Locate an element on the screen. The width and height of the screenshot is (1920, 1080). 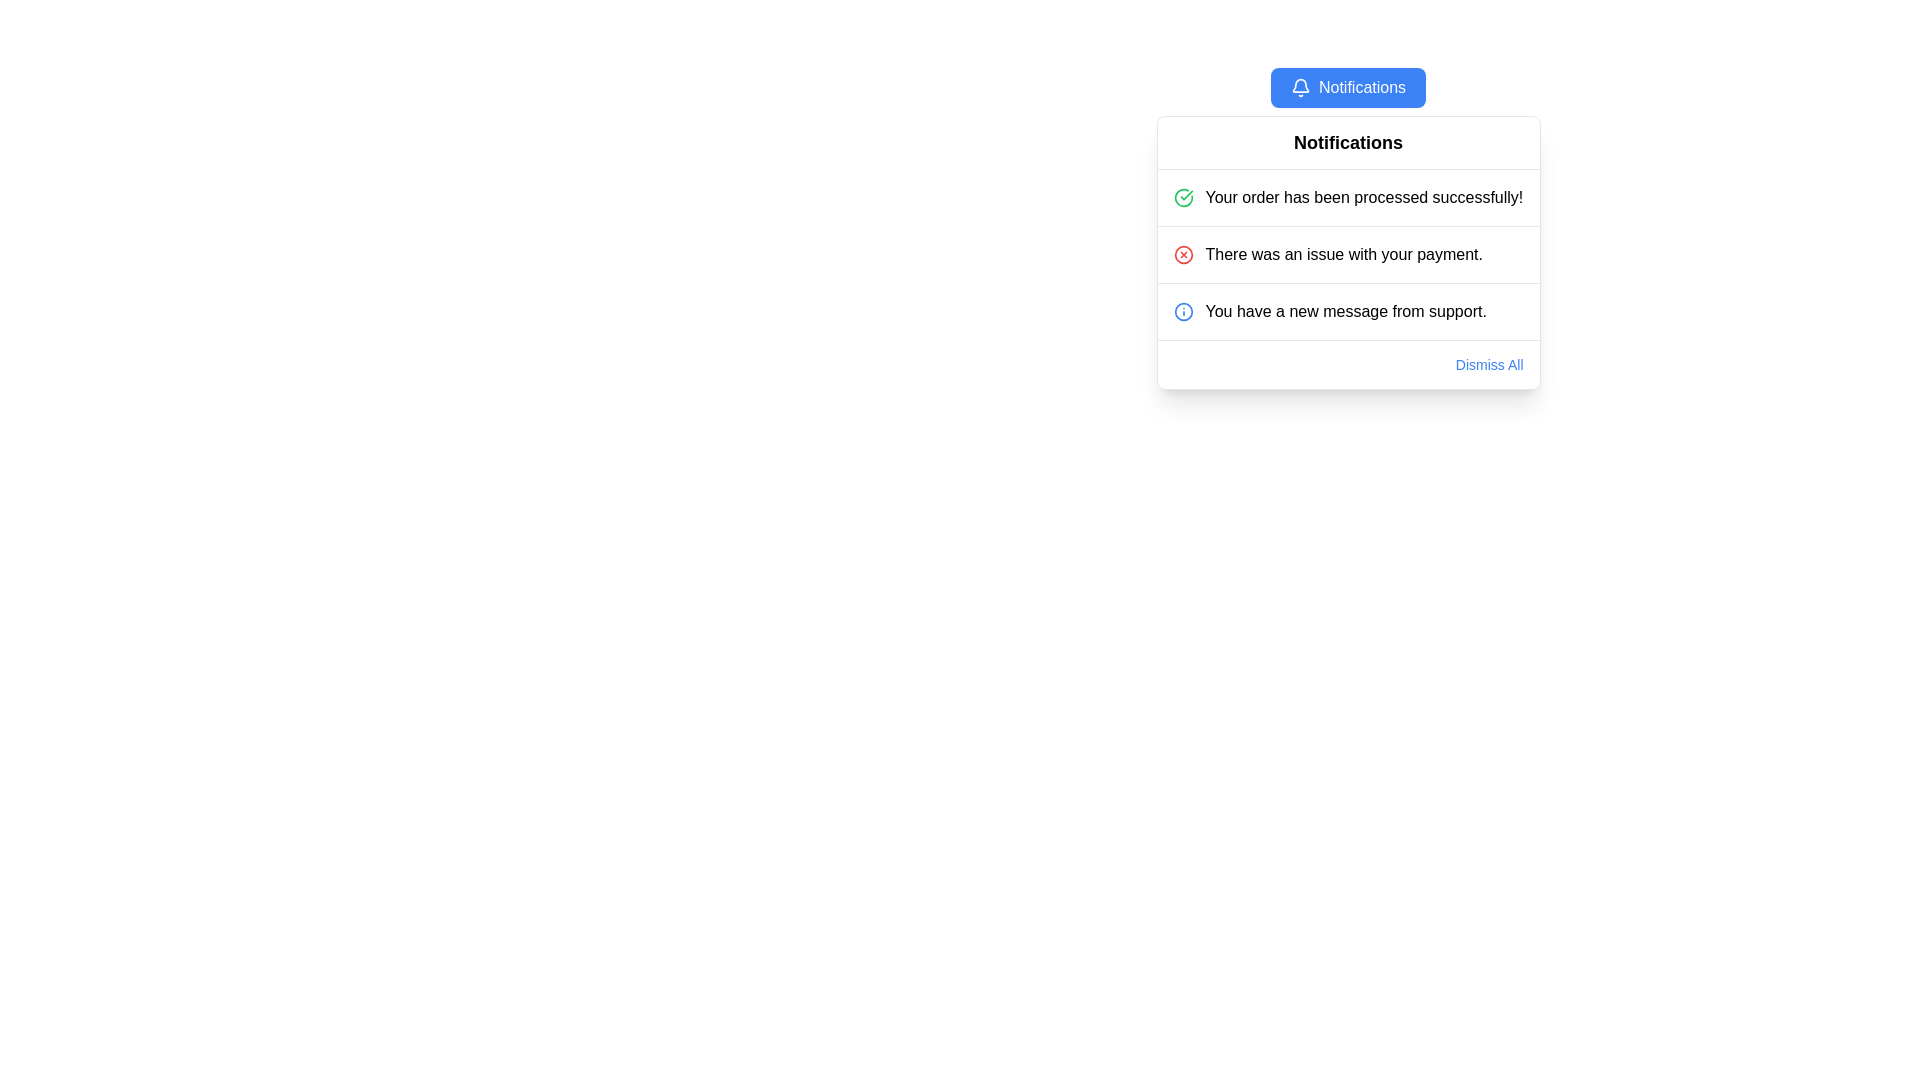
text content of the notification label indicating a new message from support, located at the bottom of the notification panel in the third row is located at coordinates (1346, 312).